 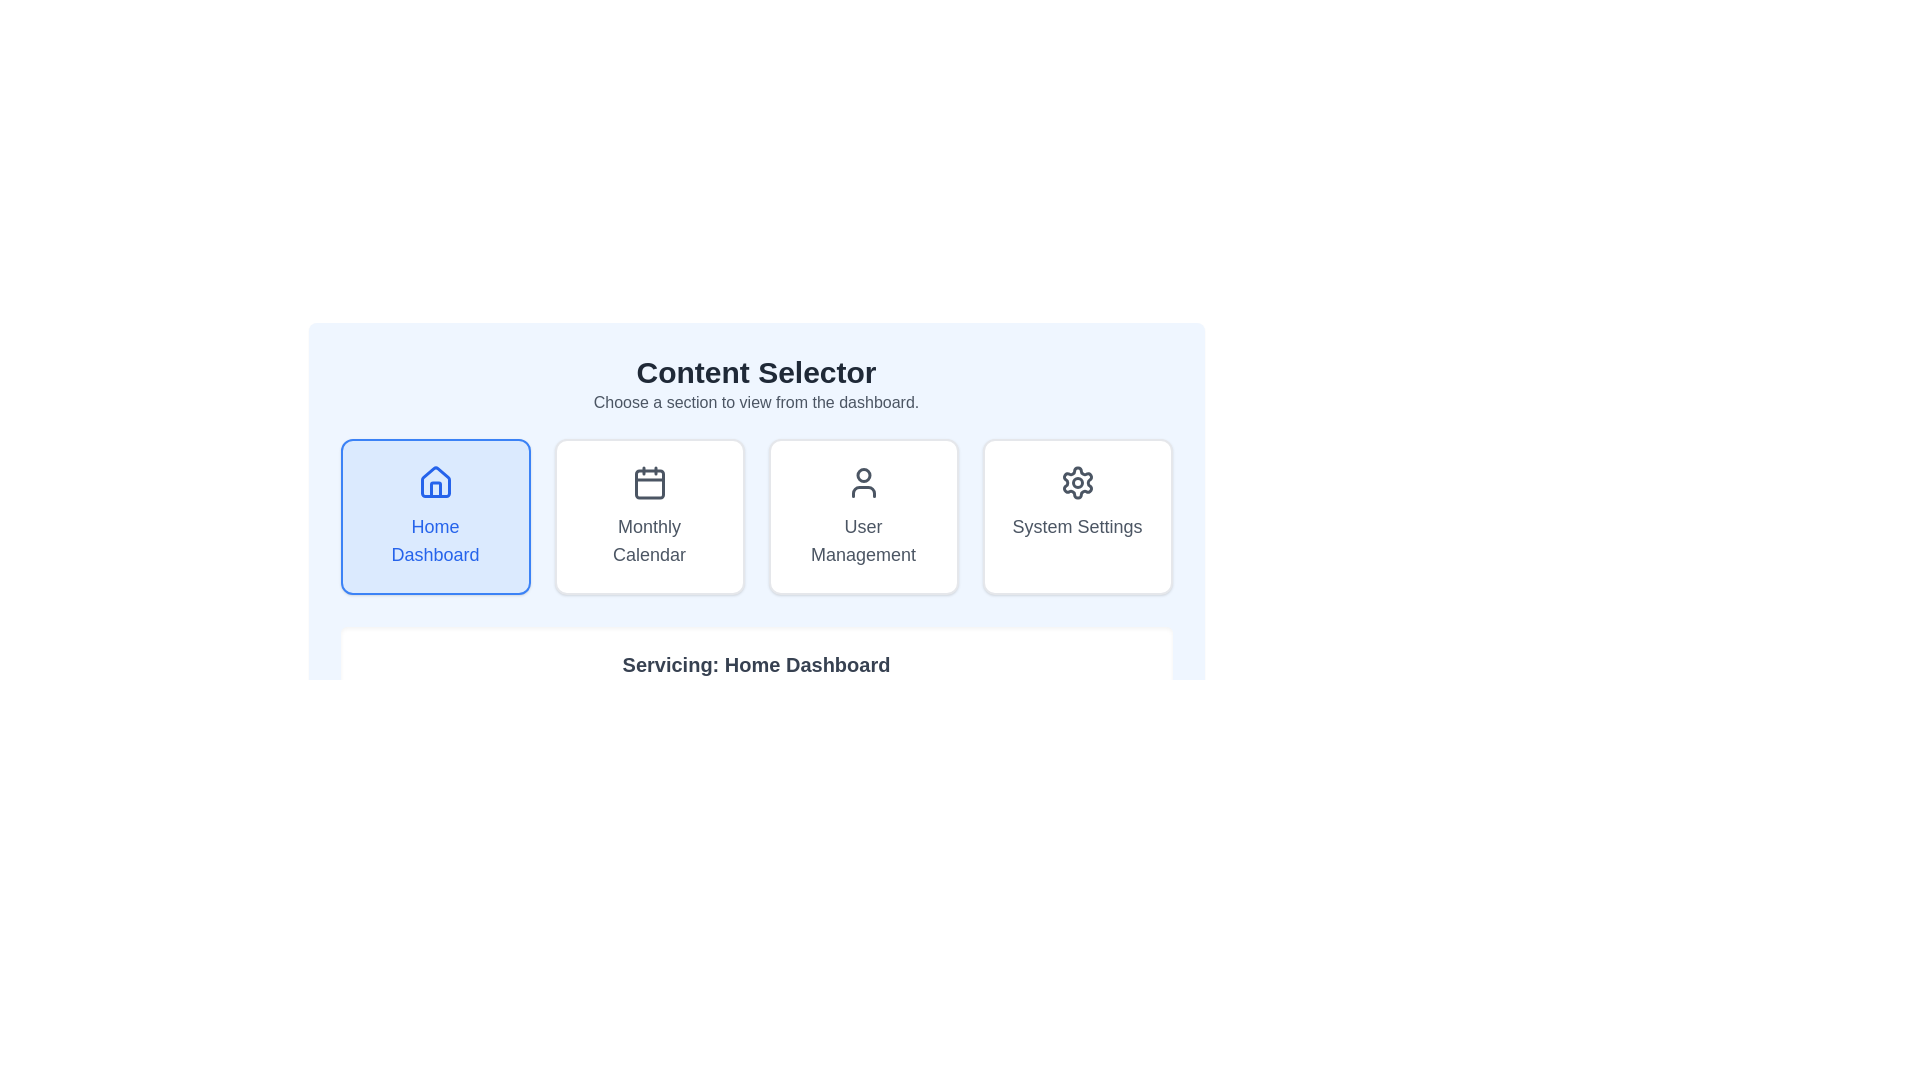 What do you see at coordinates (434, 482) in the screenshot?
I see `the 'Home Dashboard' icon, which is visually positioned at the top of the 'Home Dashboard' card and acts as a recognizable symbol for navigation` at bounding box center [434, 482].